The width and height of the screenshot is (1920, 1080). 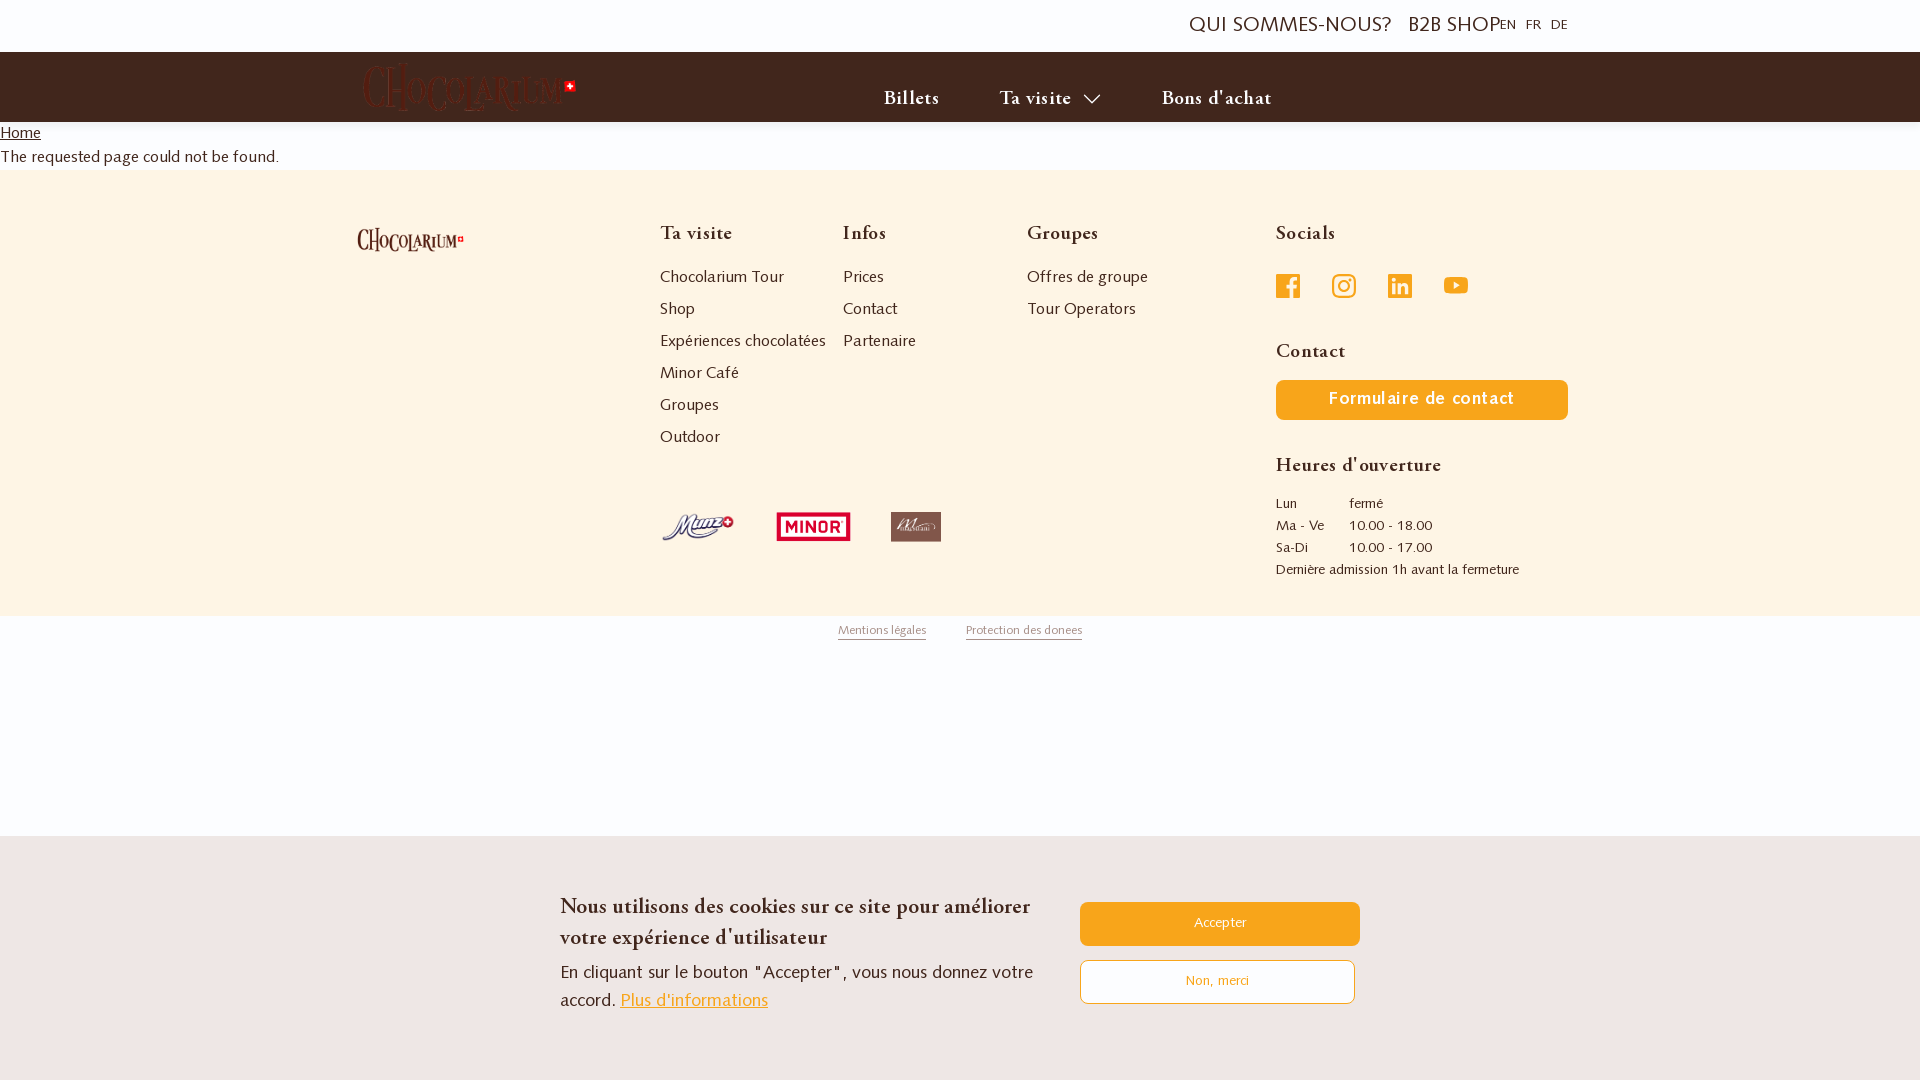 I want to click on 'EN', so click(x=1507, y=26).